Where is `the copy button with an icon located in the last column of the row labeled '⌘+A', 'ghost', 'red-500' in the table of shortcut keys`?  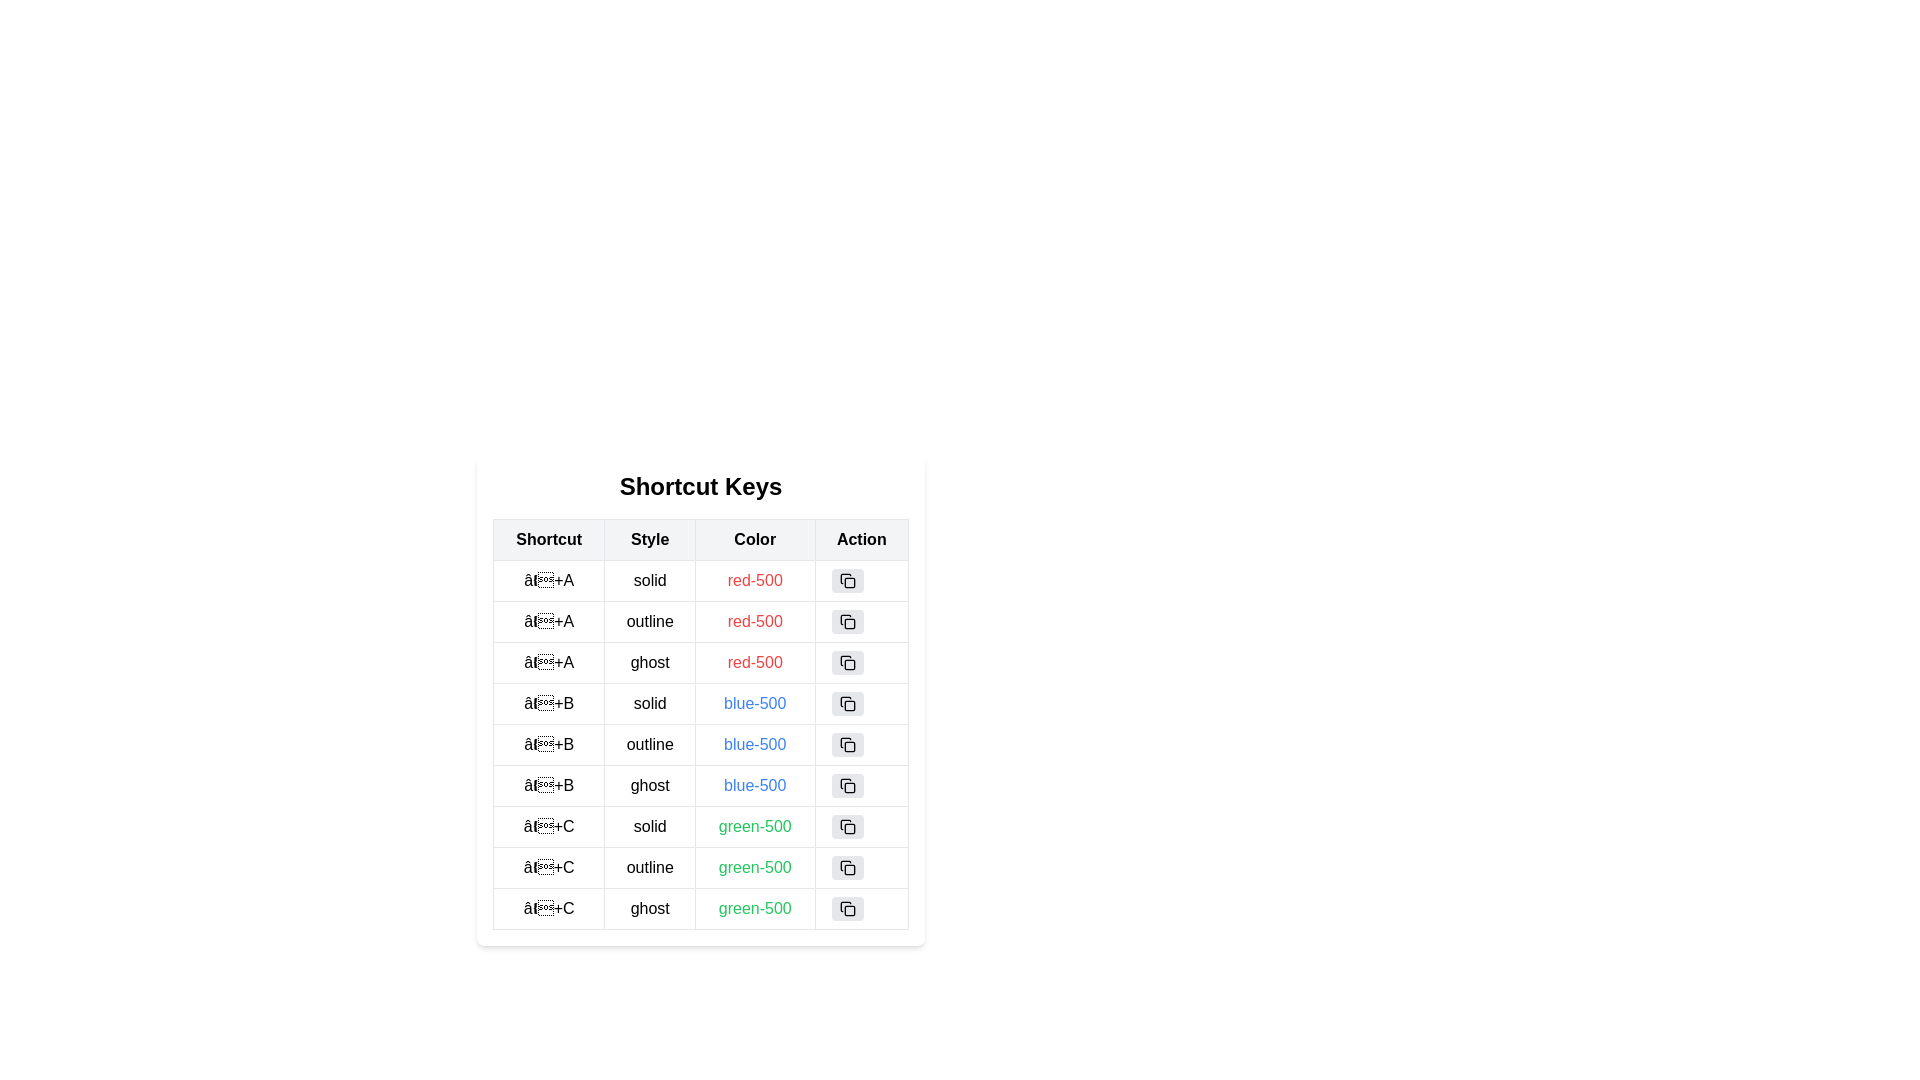 the copy button with an icon located in the last column of the row labeled '⌘+A', 'ghost', 'red-500' in the table of shortcut keys is located at coordinates (861, 663).